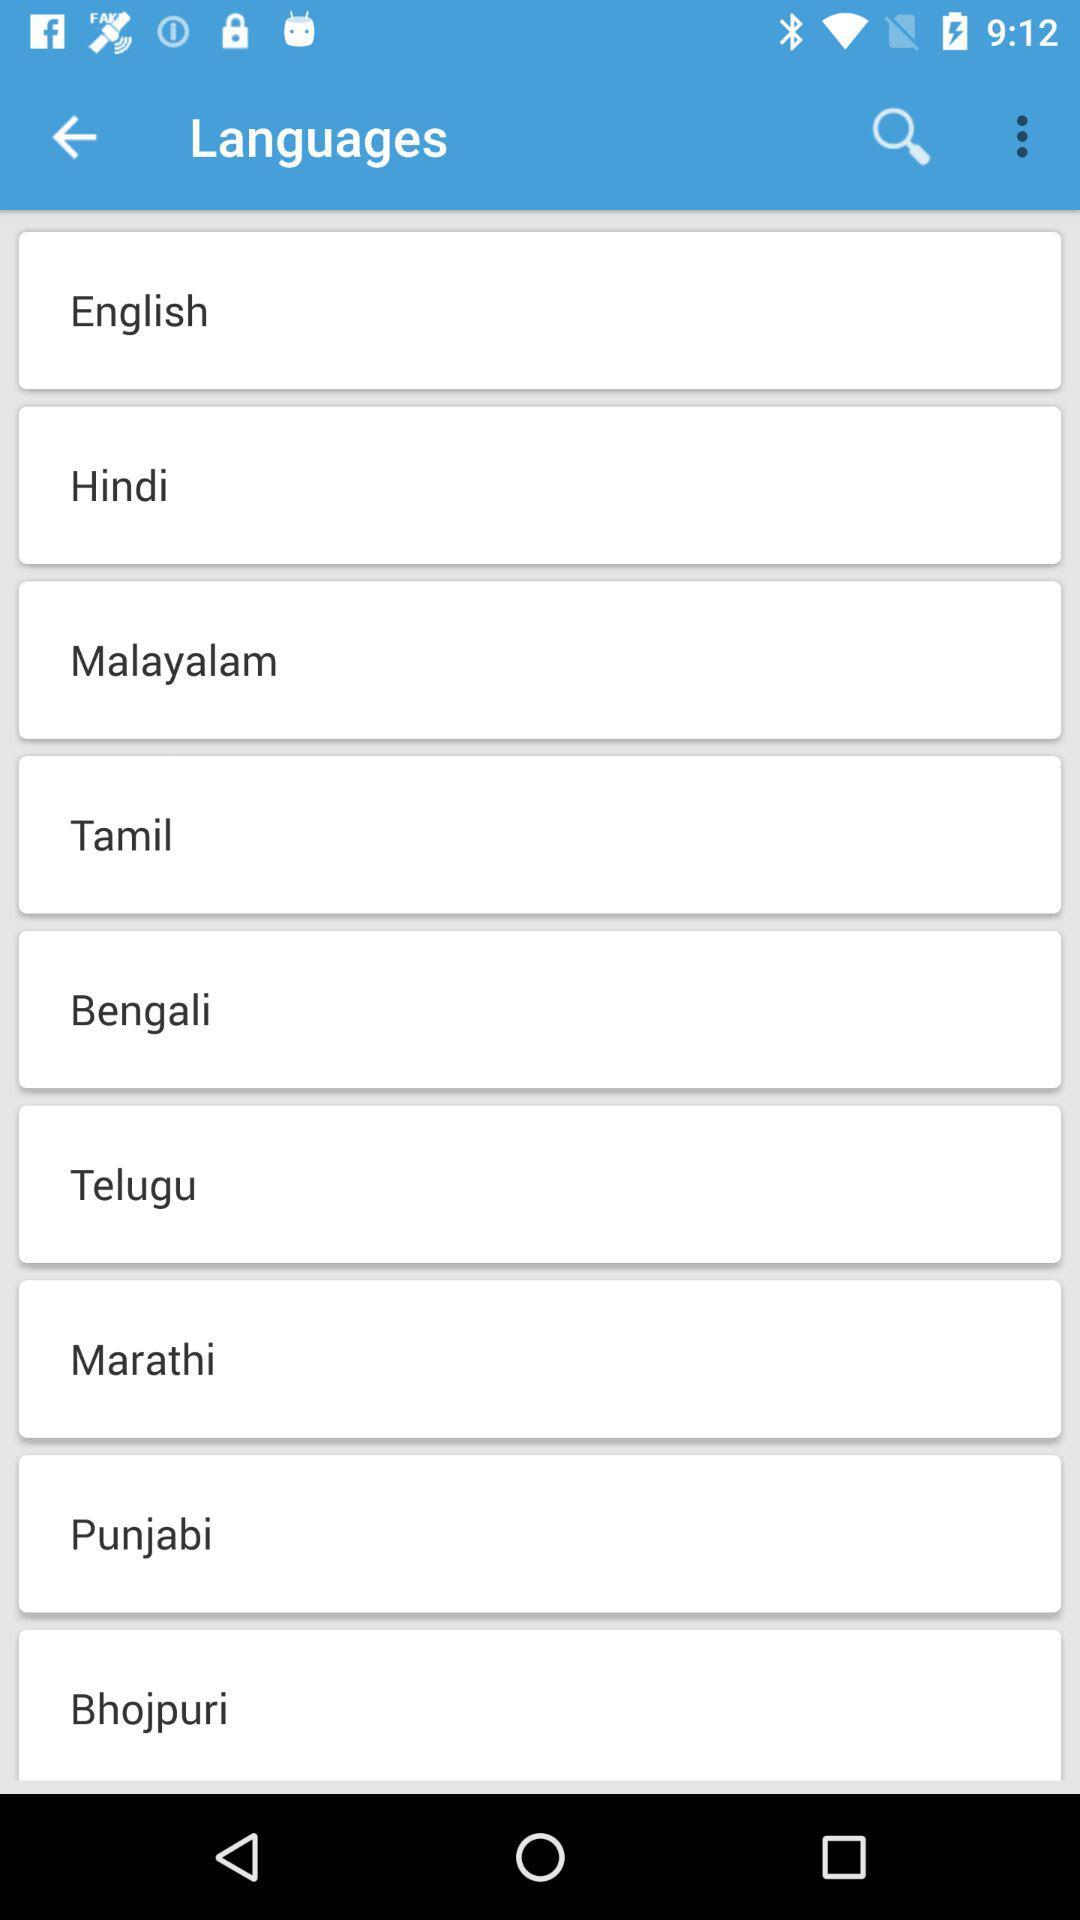 The width and height of the screenshot is (1080, 1920). I want to click on icon above the english icon, so click(1027, 135).